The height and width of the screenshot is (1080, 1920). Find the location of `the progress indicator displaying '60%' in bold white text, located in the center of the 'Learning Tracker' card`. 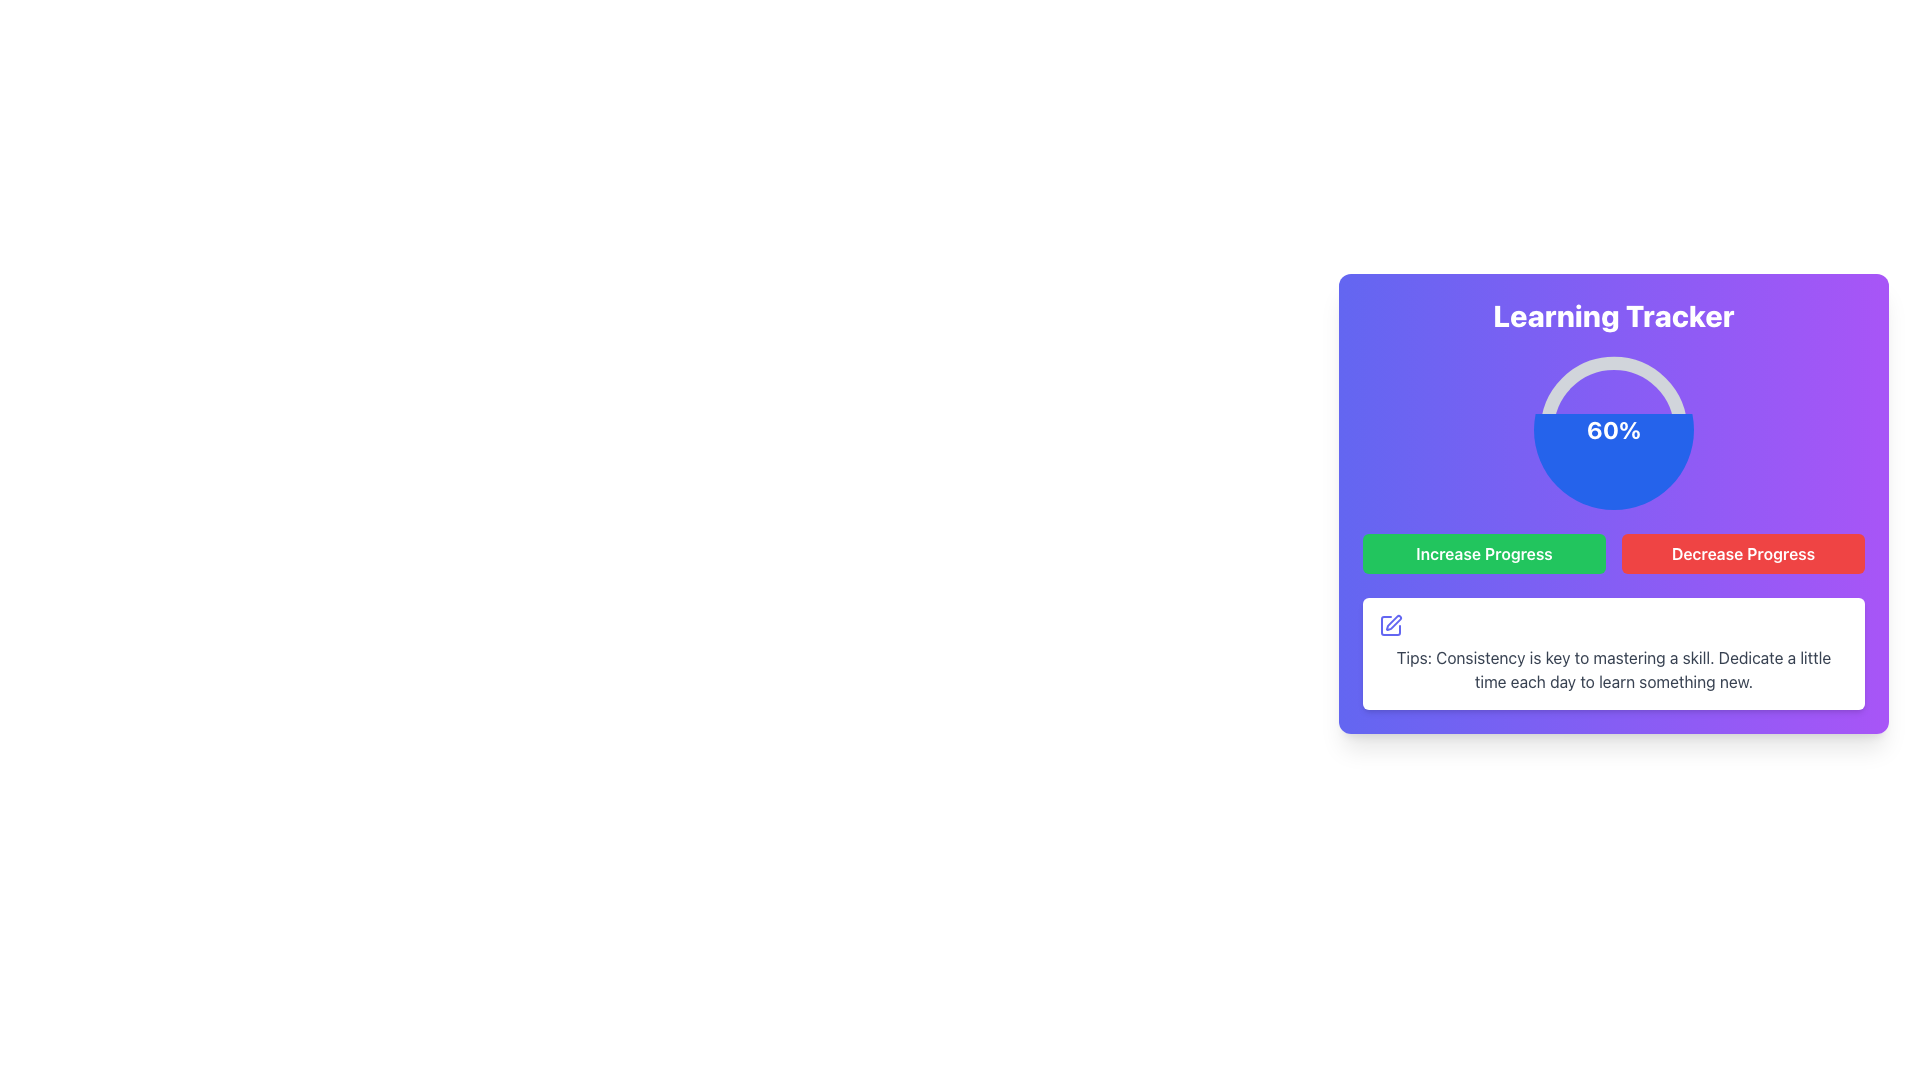

the progress indicator displaying '60%' in bold white text, located in the center of the 'Learning Tracker' card is located at coordinates (1613, 428).